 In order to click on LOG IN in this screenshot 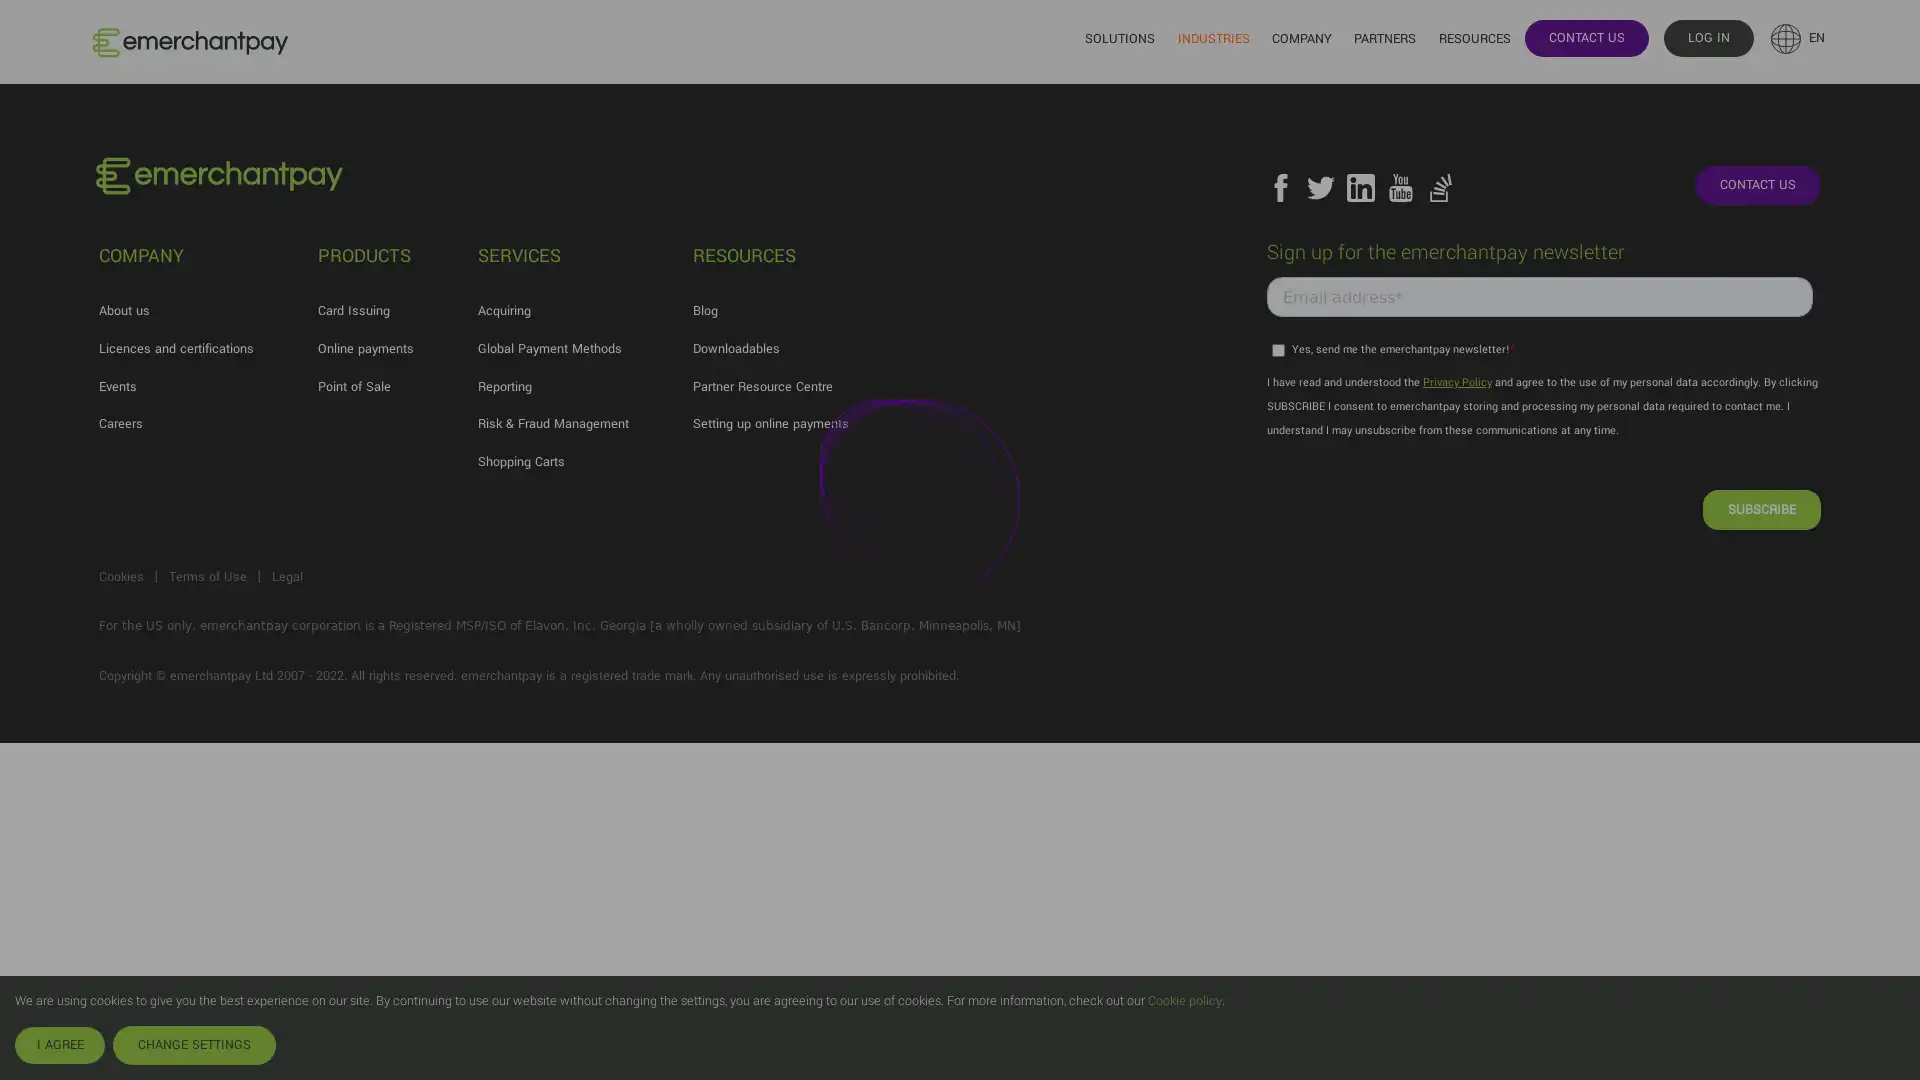, I will do `click(1707, 37)`.